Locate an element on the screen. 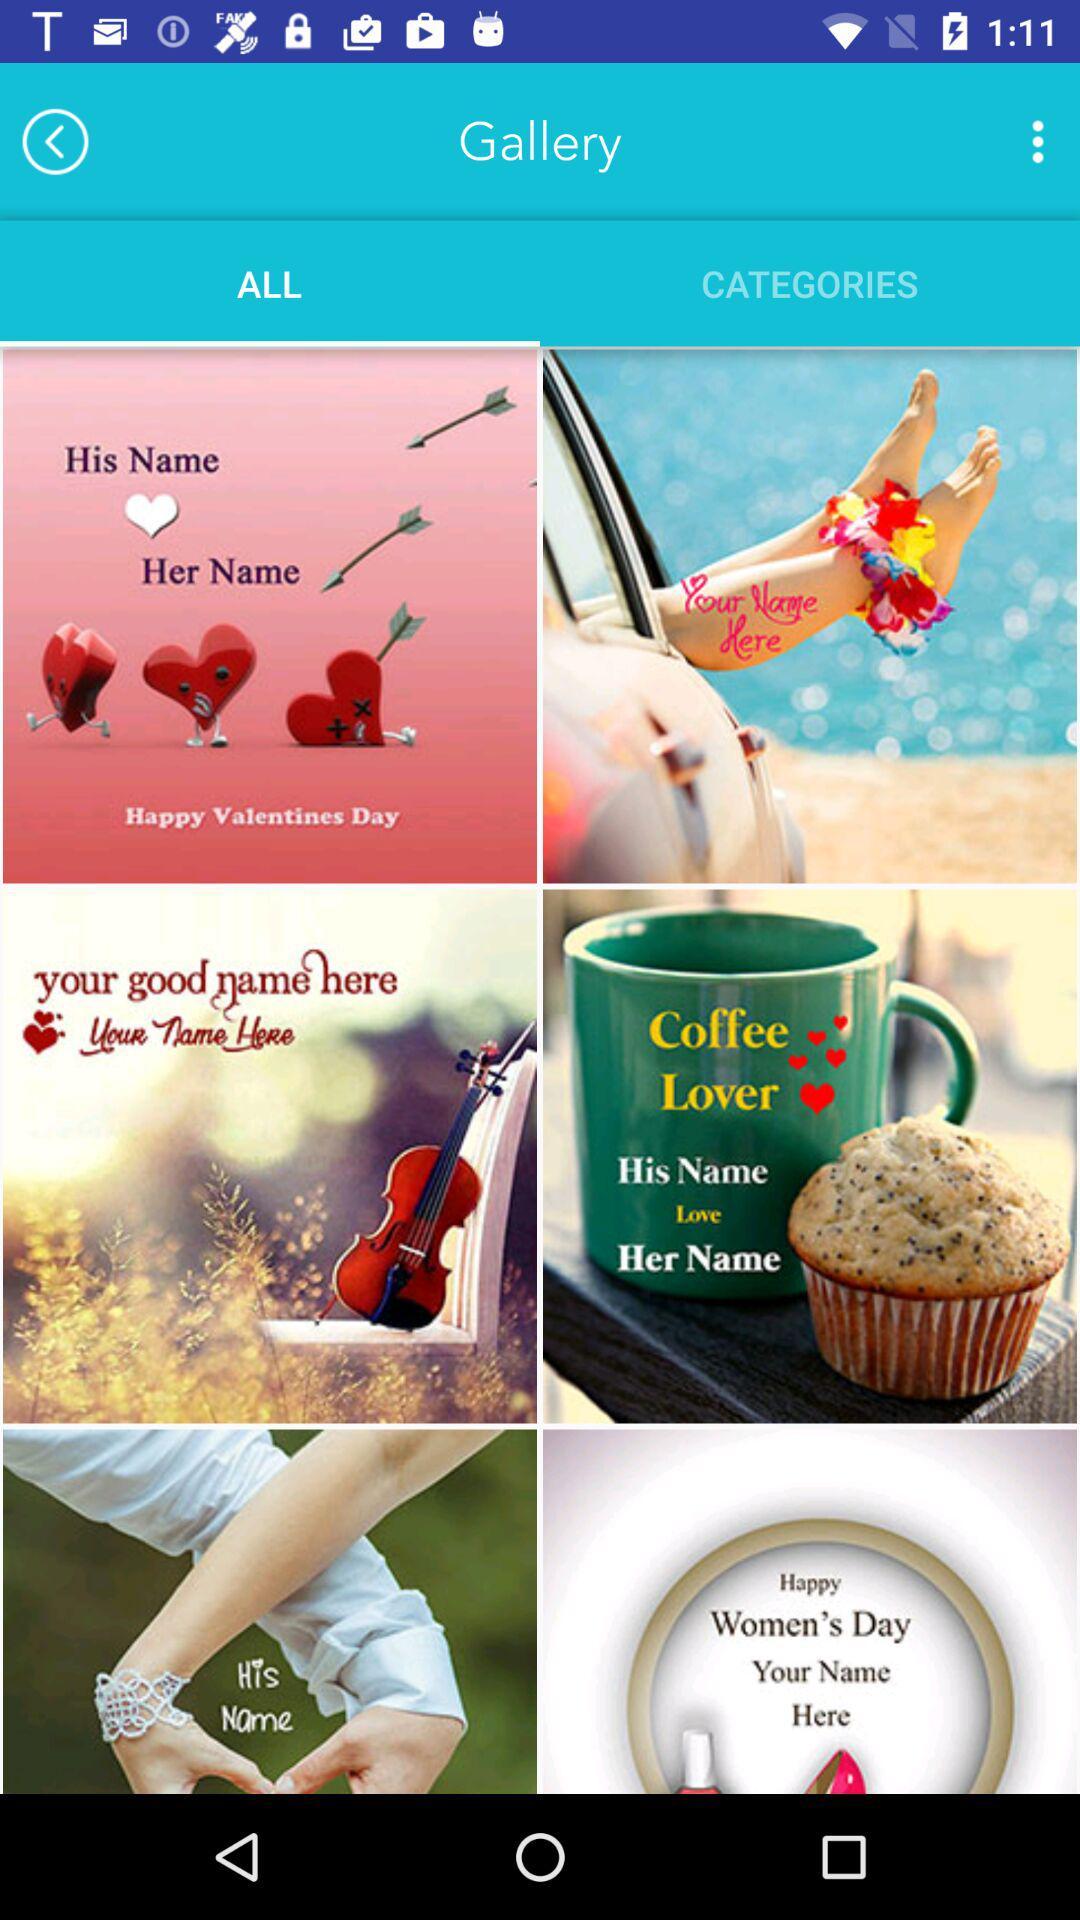 This screenshot has width=1080, height=1920. more info is located at coordinates (1036, 140).